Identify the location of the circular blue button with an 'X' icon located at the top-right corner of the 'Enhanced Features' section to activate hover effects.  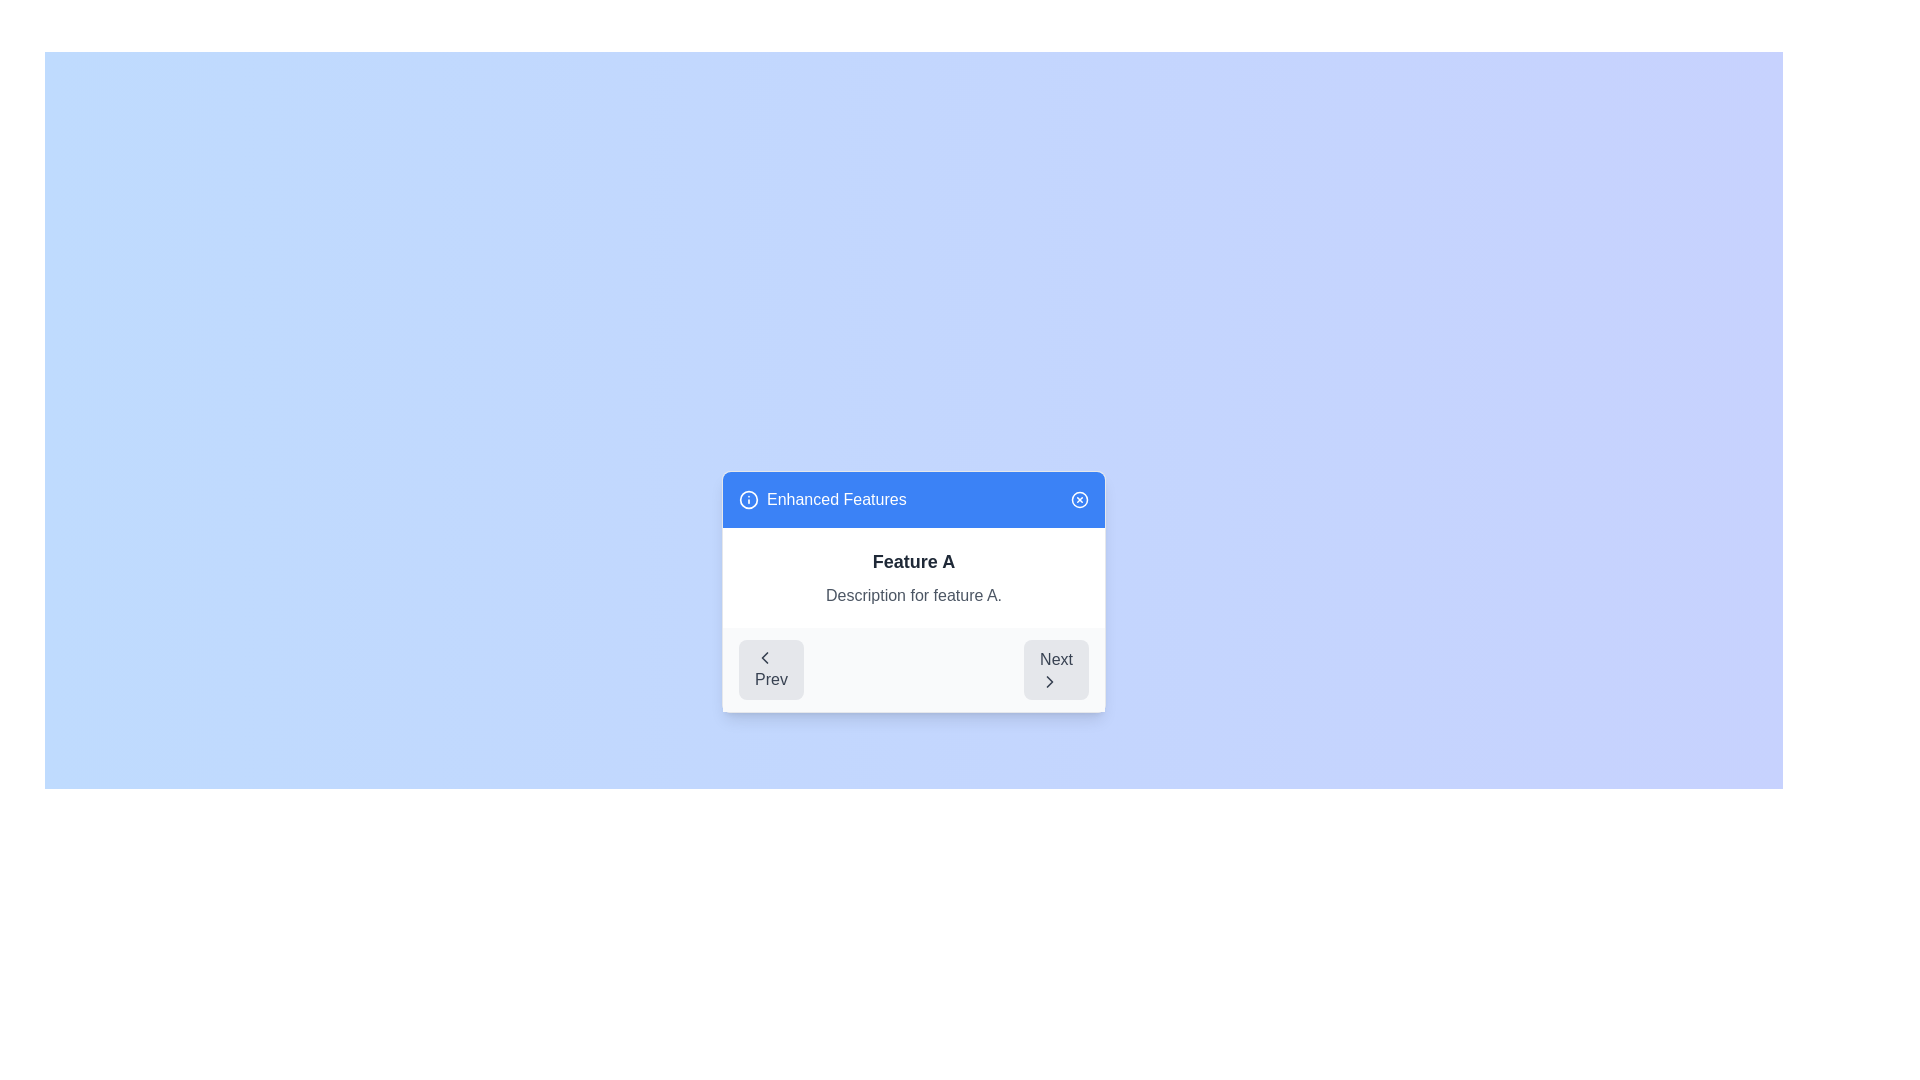
(1079, 499).